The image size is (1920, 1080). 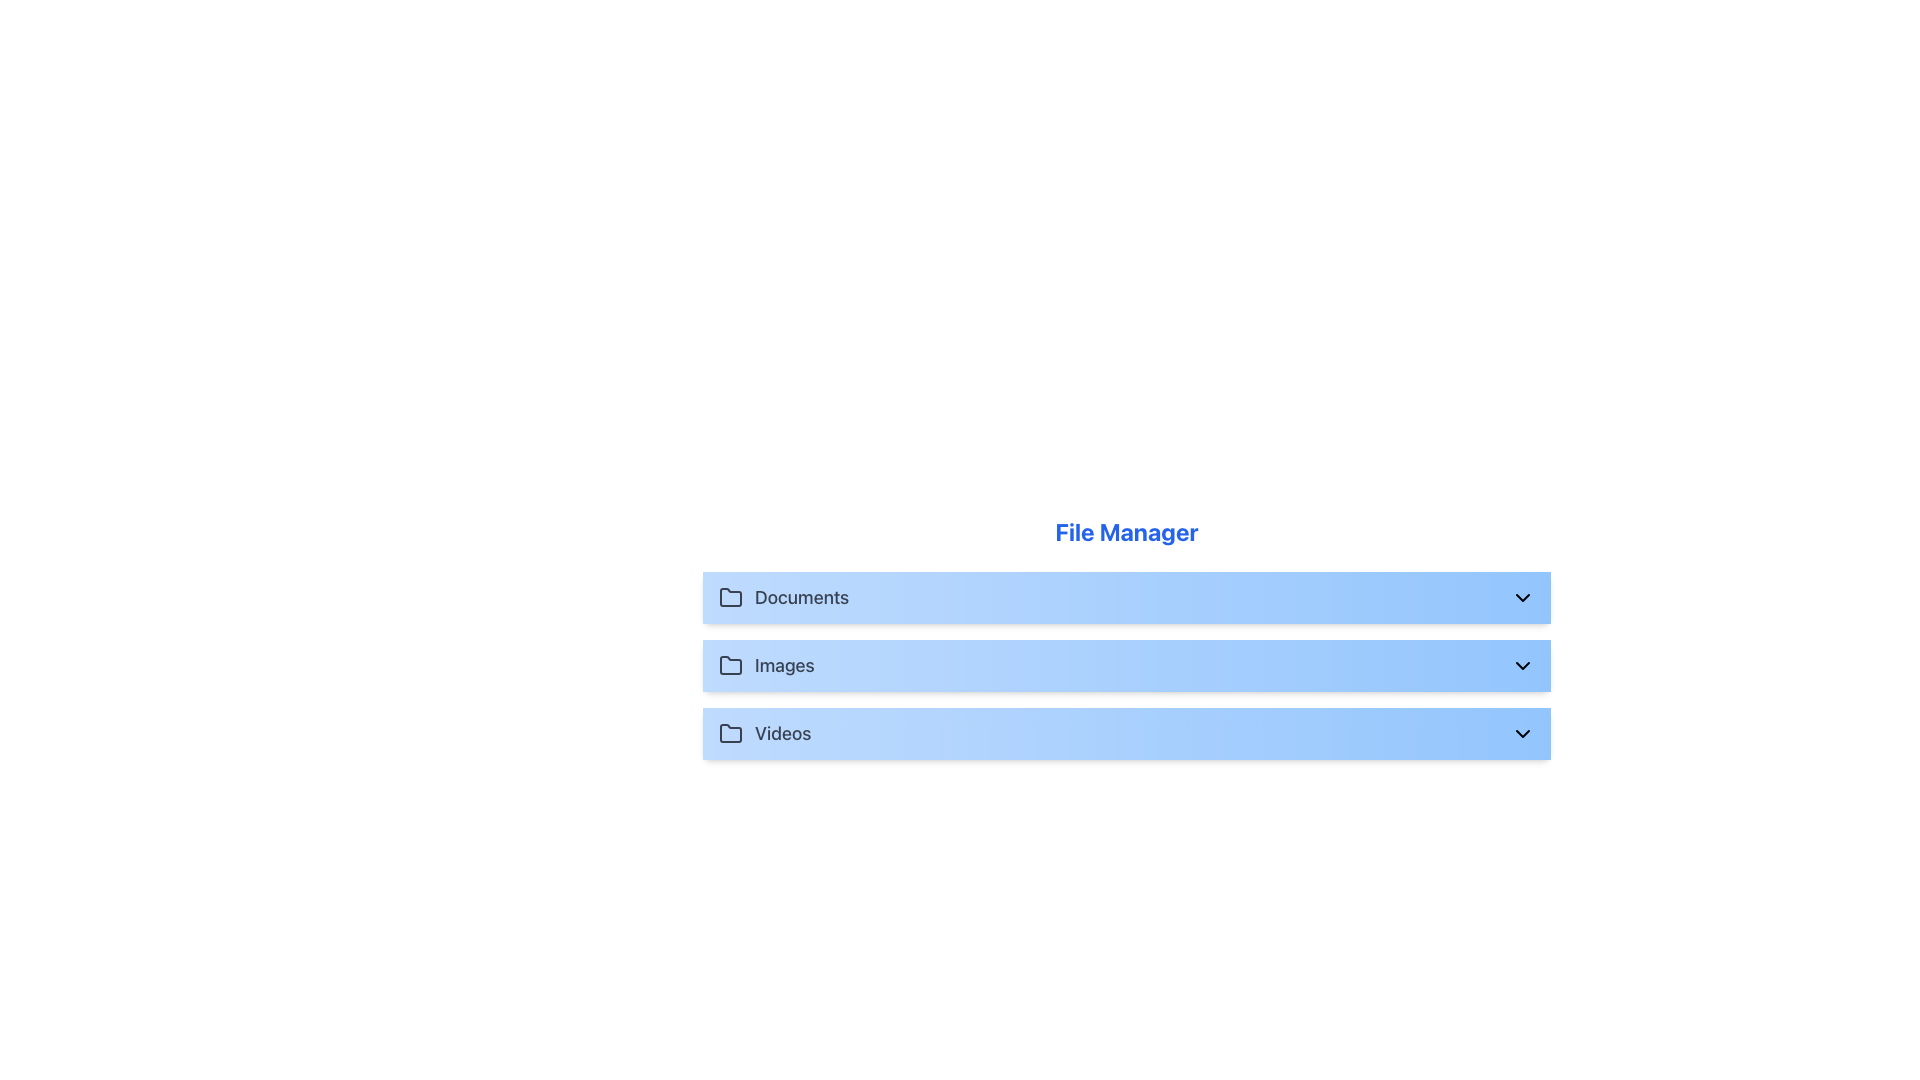 What do you see at coordinates (729, 732) in the screenshot?
I see `the small gray folder icon located on the left side of the 'Videos' row` at bounding box center [729, 732].